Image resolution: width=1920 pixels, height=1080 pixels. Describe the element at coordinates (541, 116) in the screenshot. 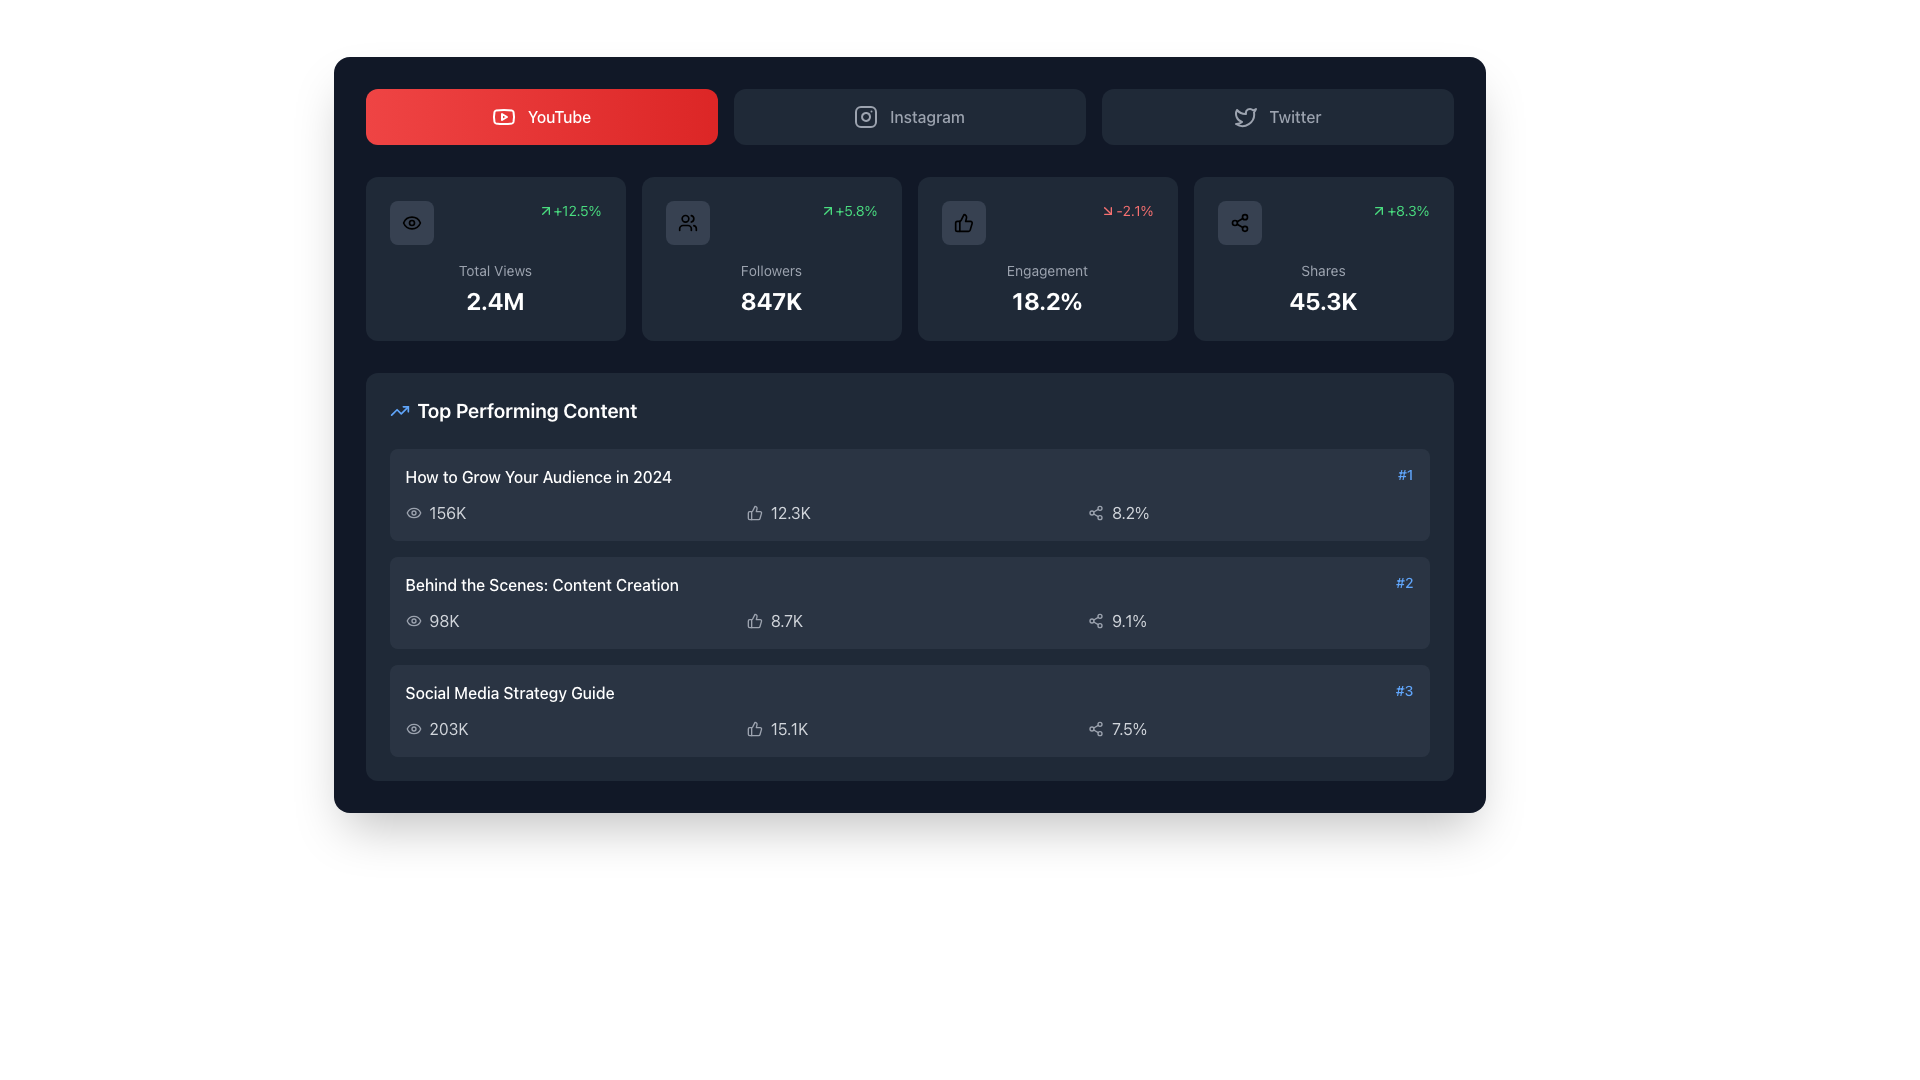

I see `the leftmost button in the row, which is a rectangular button with a gradient red background and contains the YouTube logo and the text 'YouTube'` at that location.